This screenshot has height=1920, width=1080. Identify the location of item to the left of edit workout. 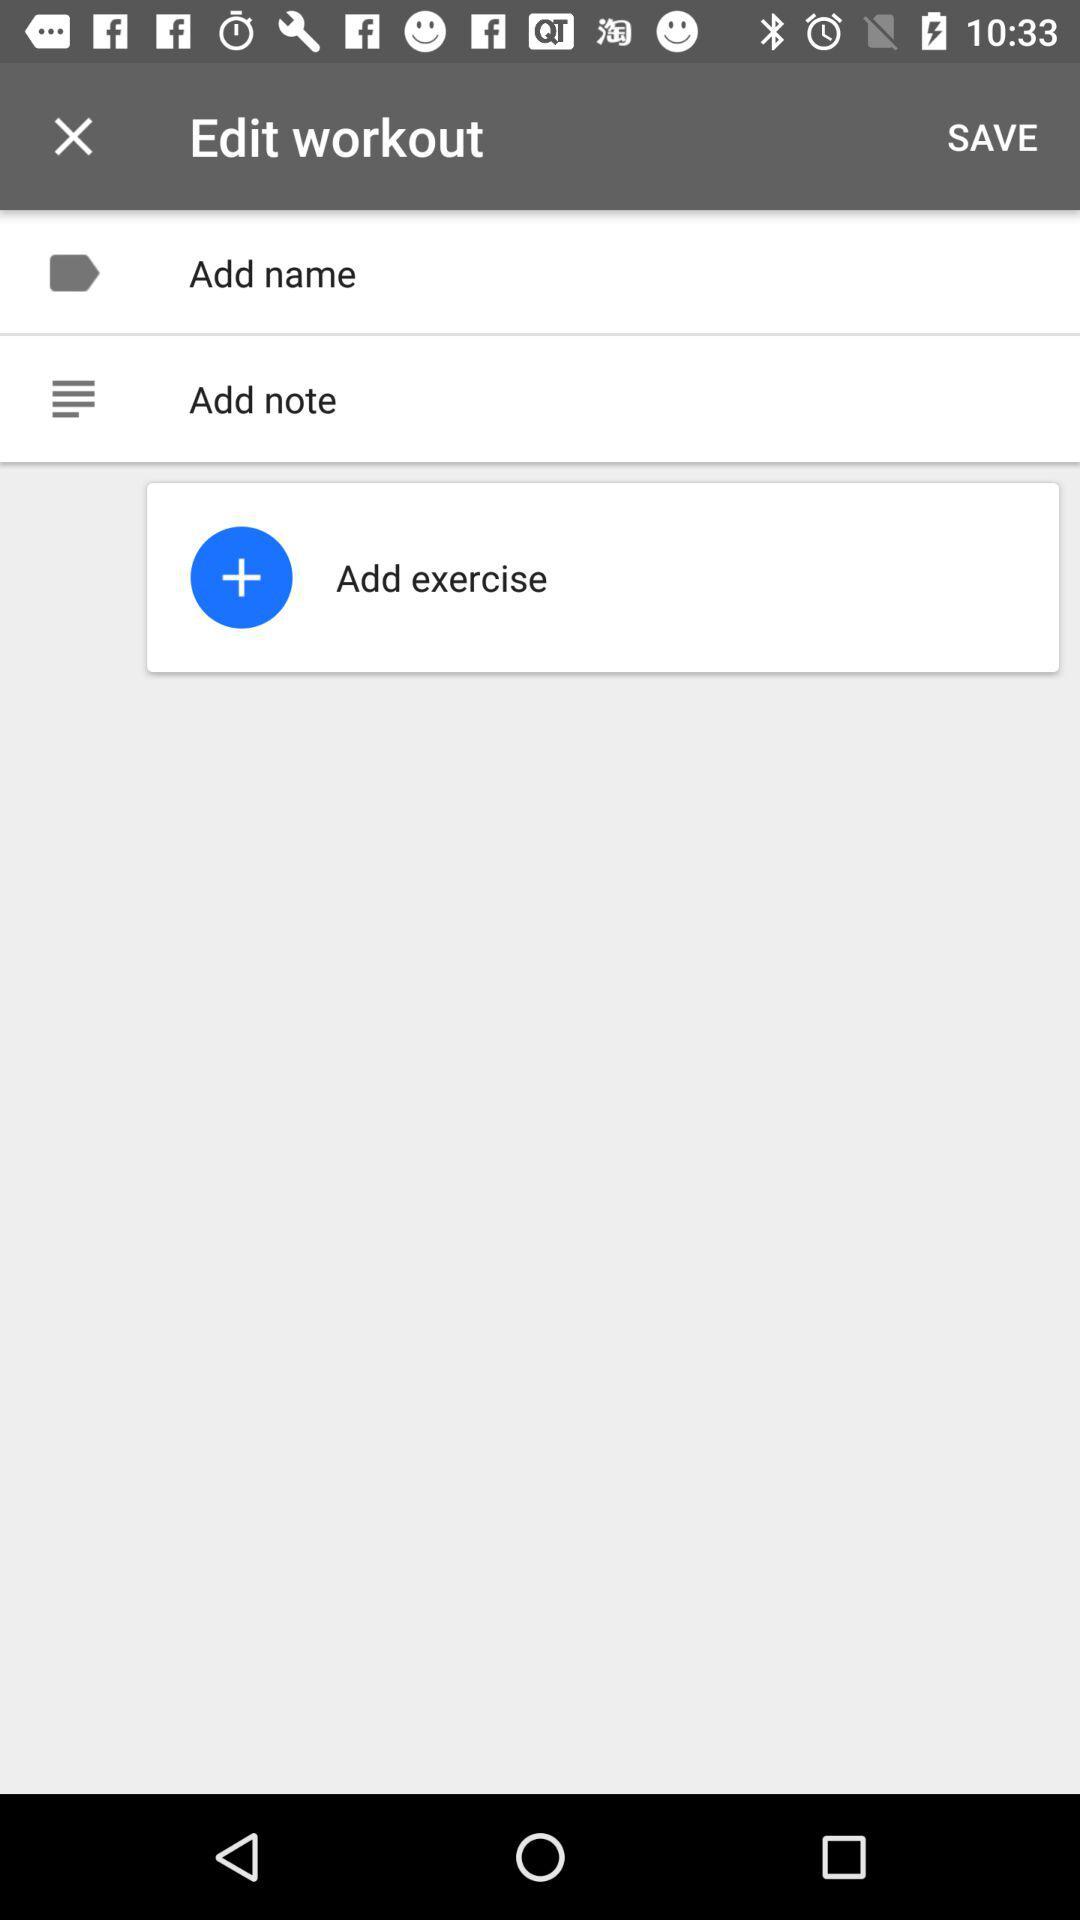
(72, 135).